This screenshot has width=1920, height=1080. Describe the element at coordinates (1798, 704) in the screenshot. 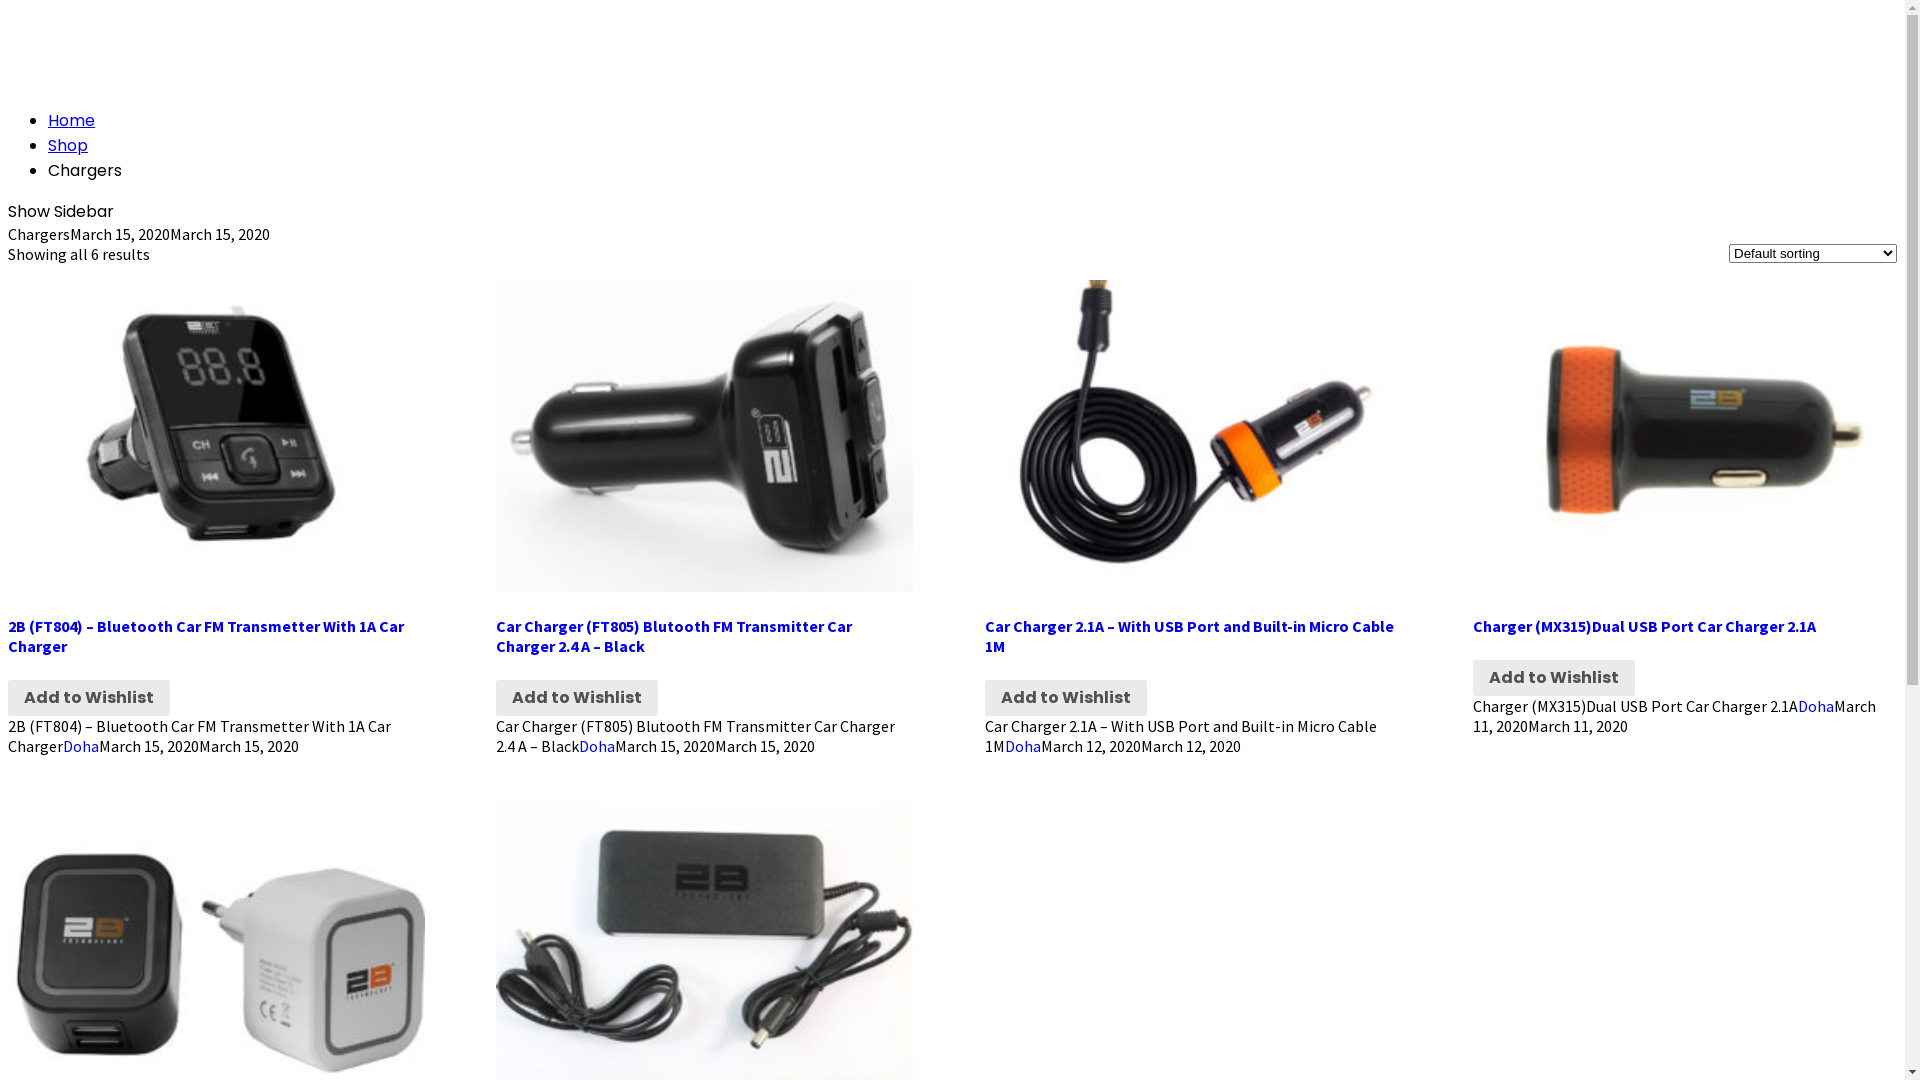

I see `'Doha'` at that location.